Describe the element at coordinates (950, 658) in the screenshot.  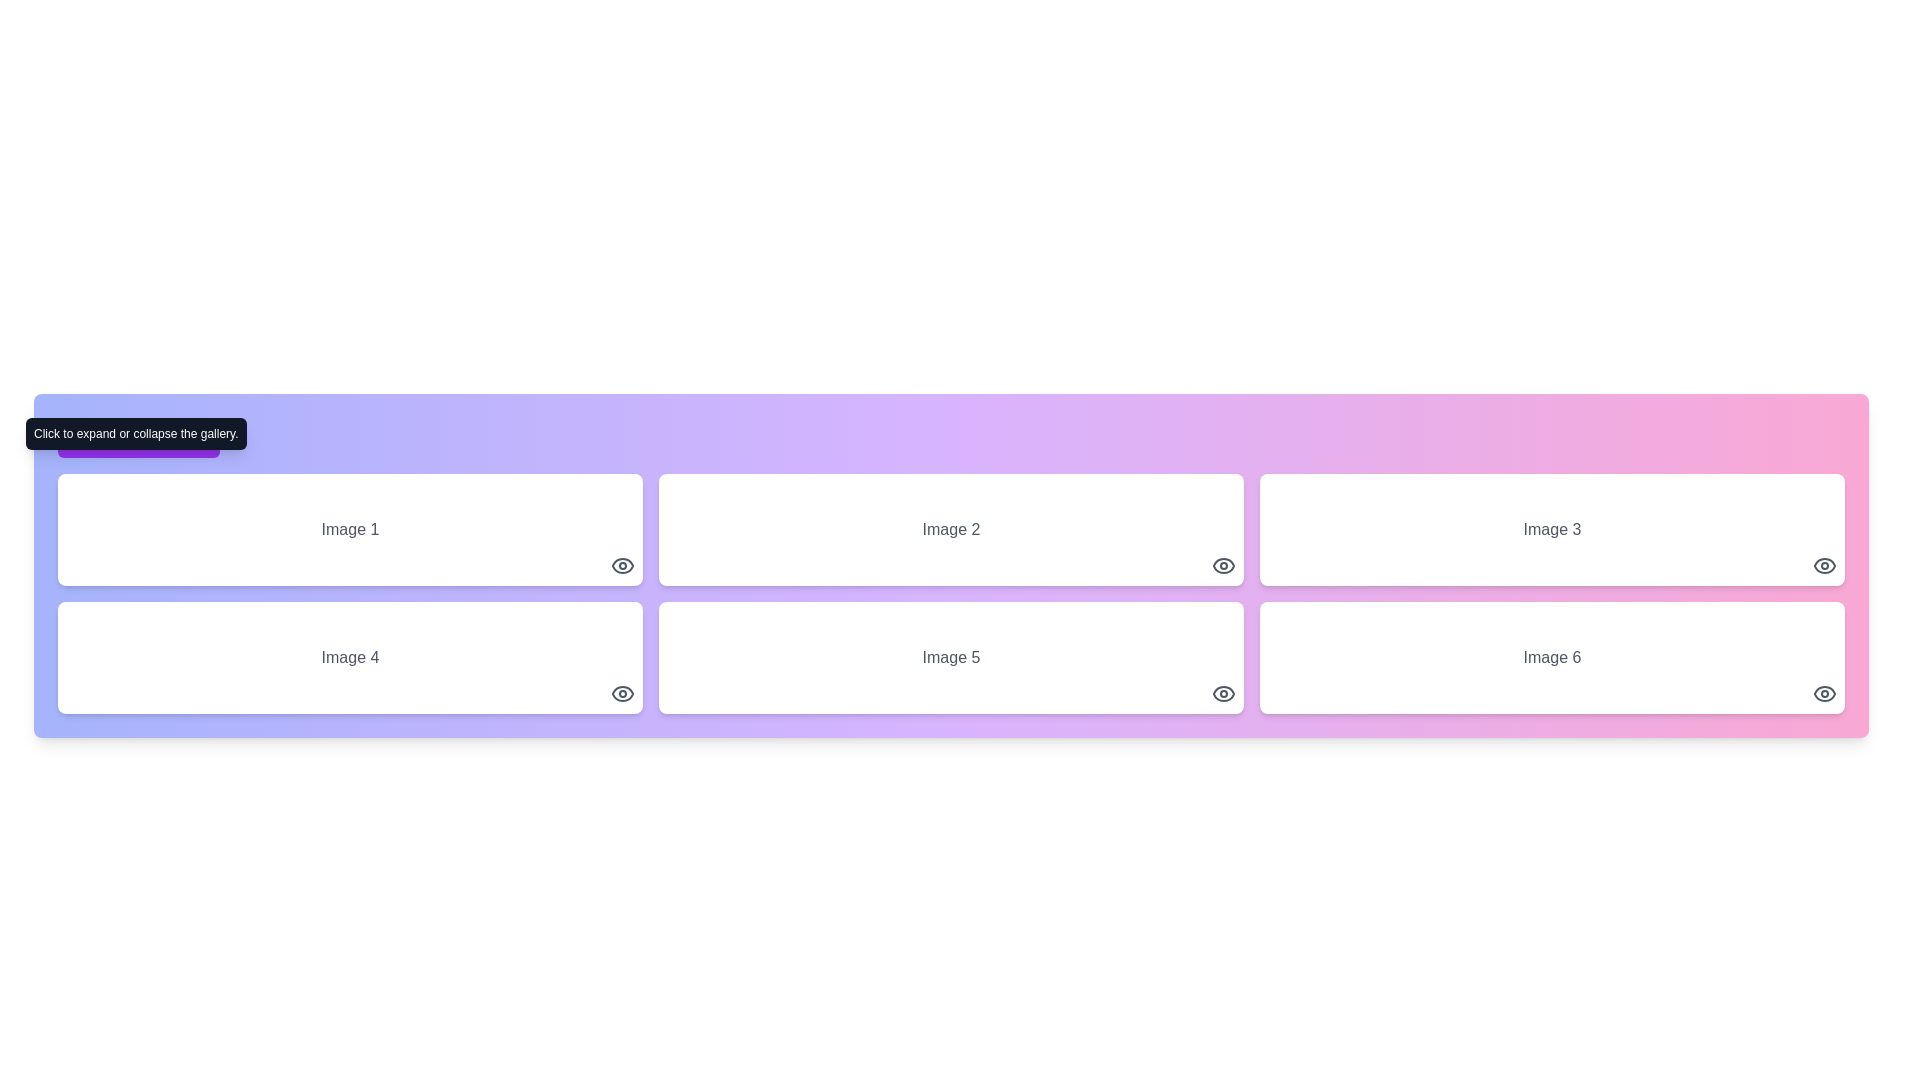
I see `the text label located in the third card from the left in the lower row of the grid layout, which provides identification or description for the card's content, positioned just above the eye icon` at that location.